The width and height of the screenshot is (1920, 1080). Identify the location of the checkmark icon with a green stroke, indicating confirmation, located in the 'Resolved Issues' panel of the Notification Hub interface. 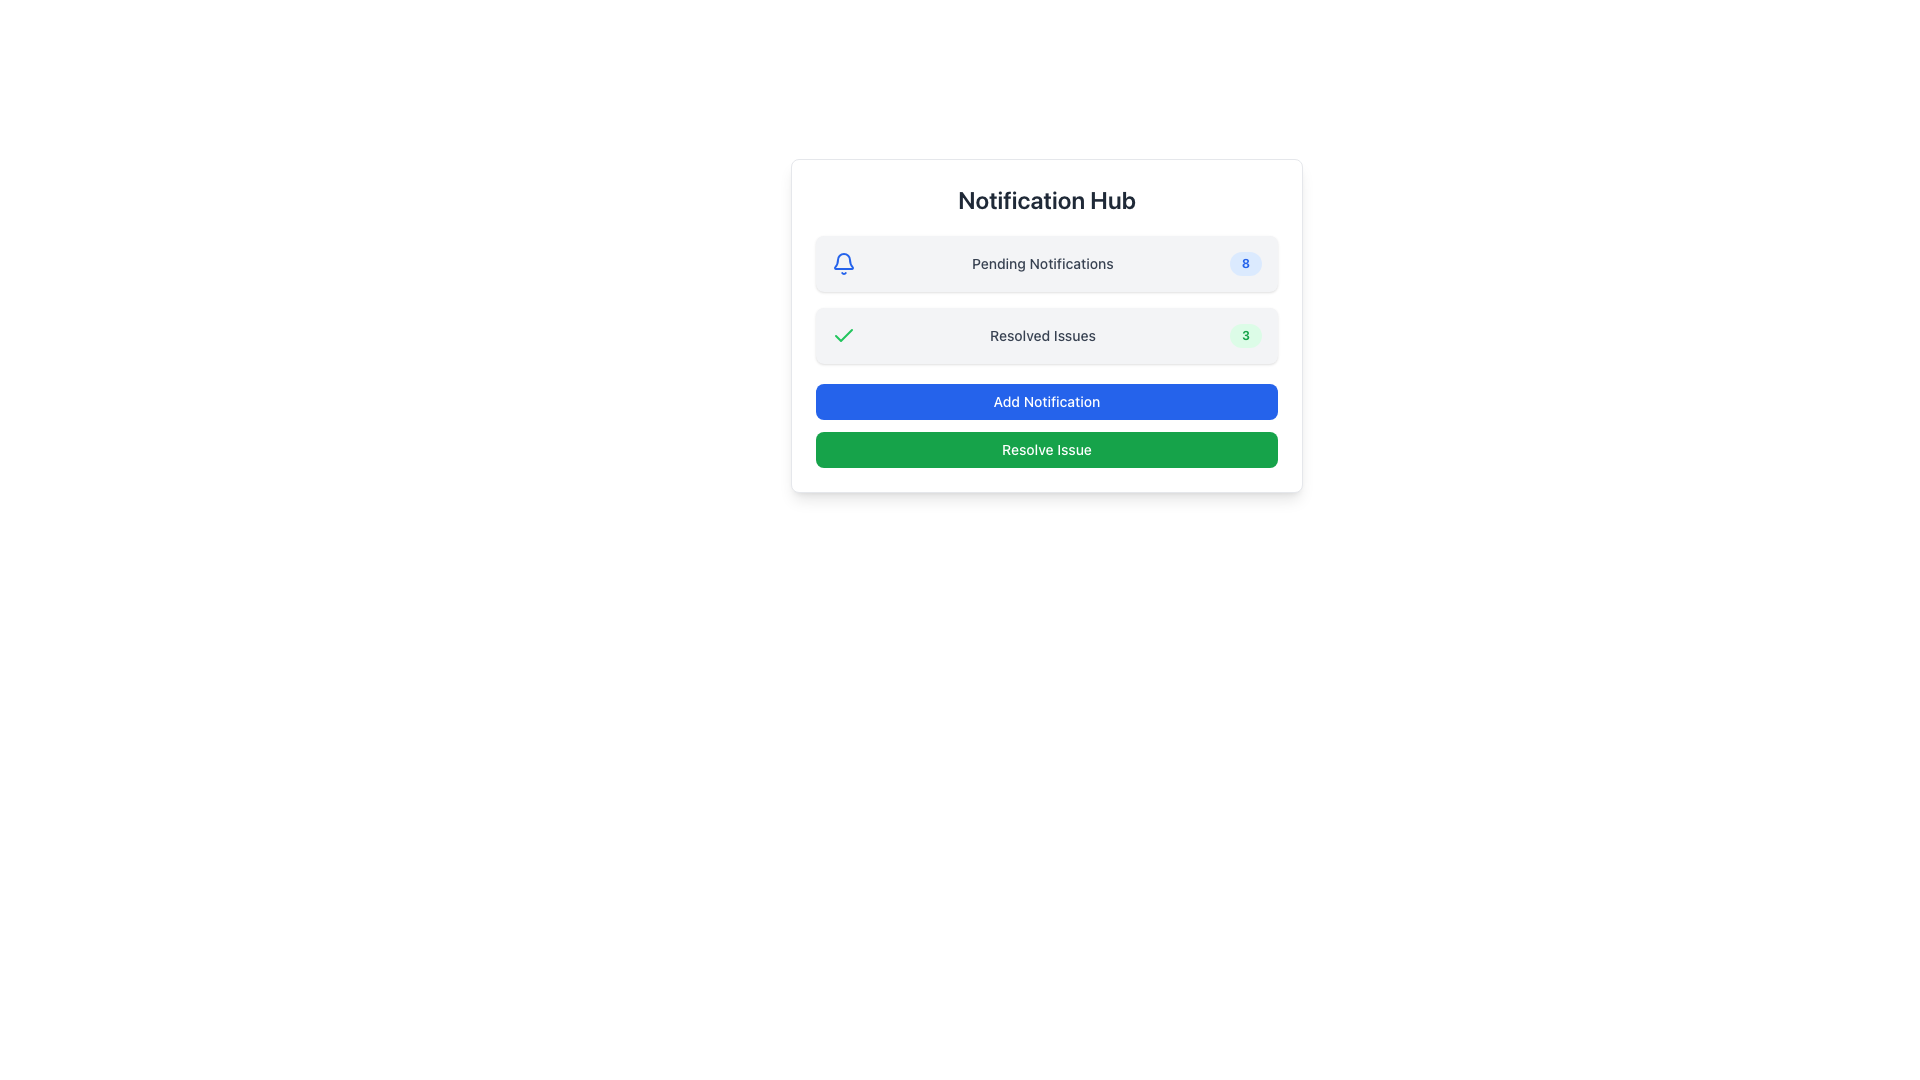
(844, 334).